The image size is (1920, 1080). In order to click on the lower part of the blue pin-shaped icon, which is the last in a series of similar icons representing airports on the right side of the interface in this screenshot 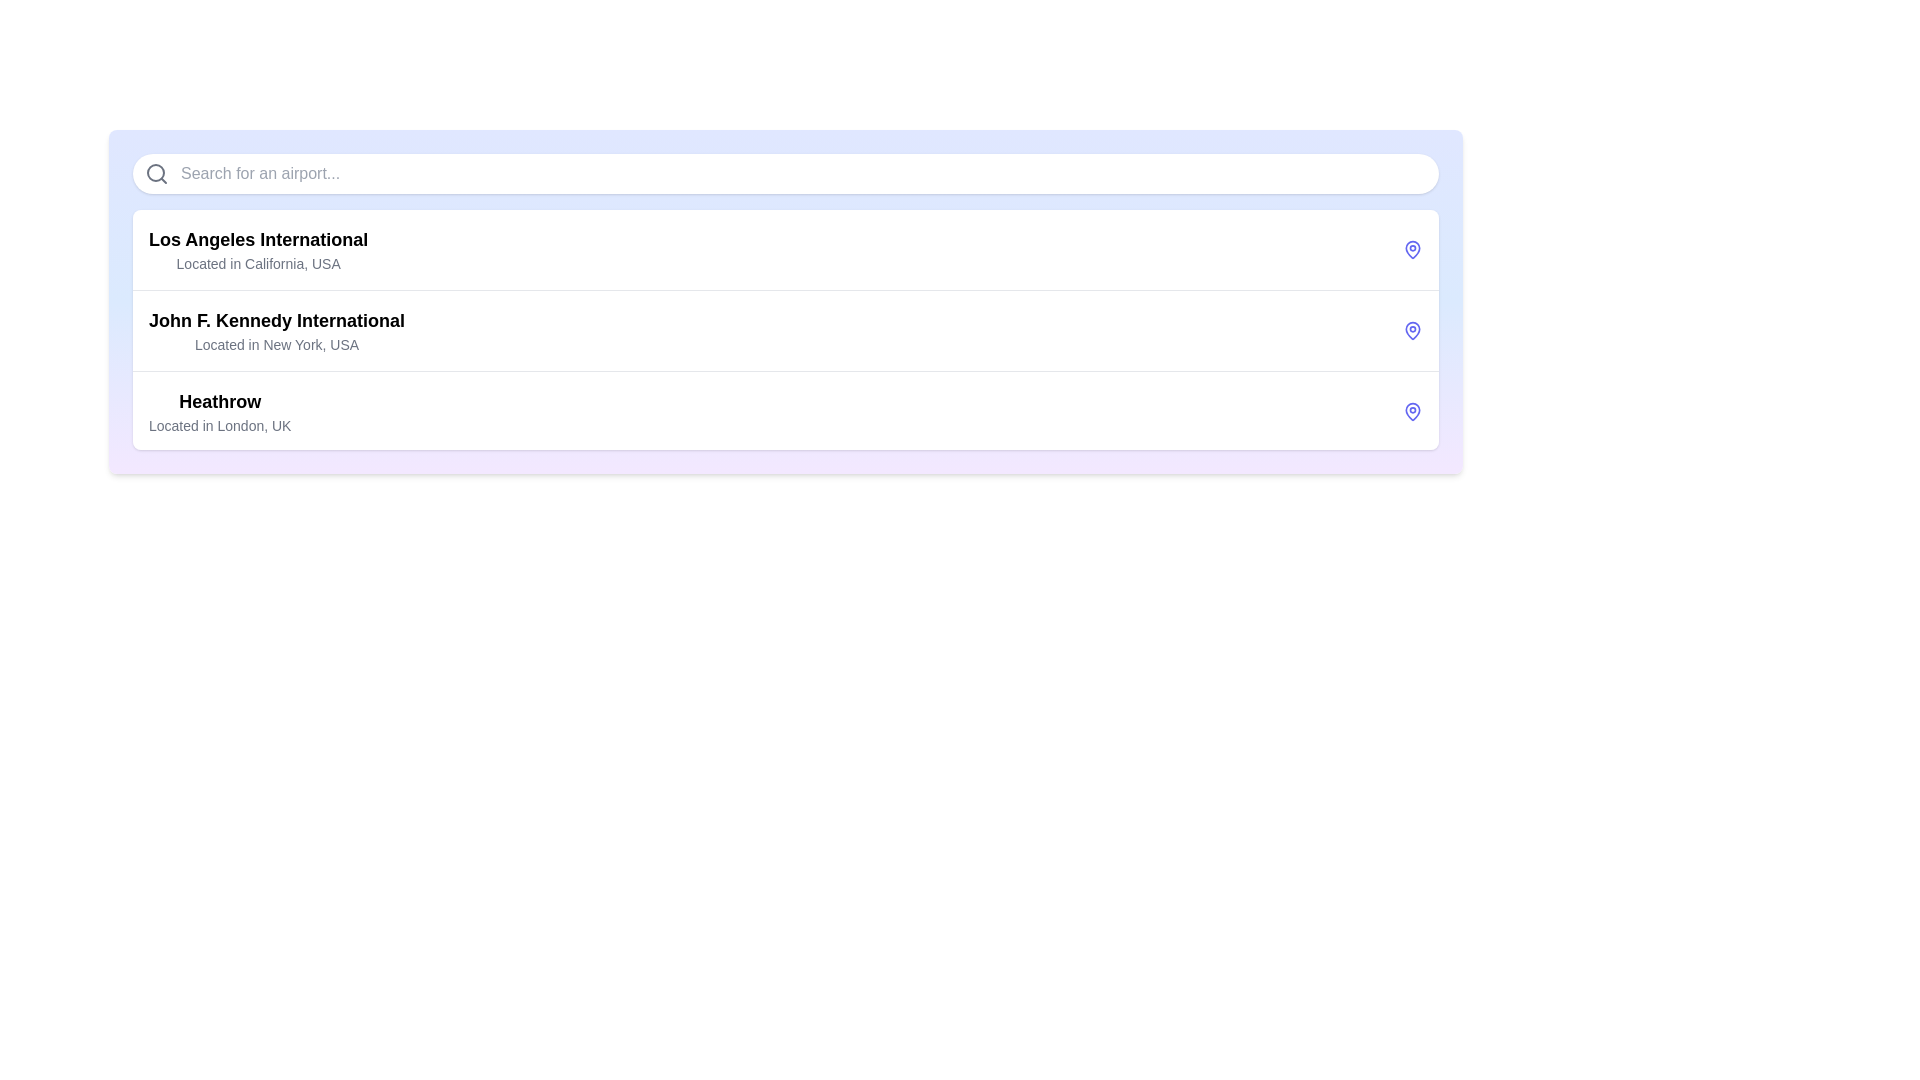, I will do `click(1411, 410)`.